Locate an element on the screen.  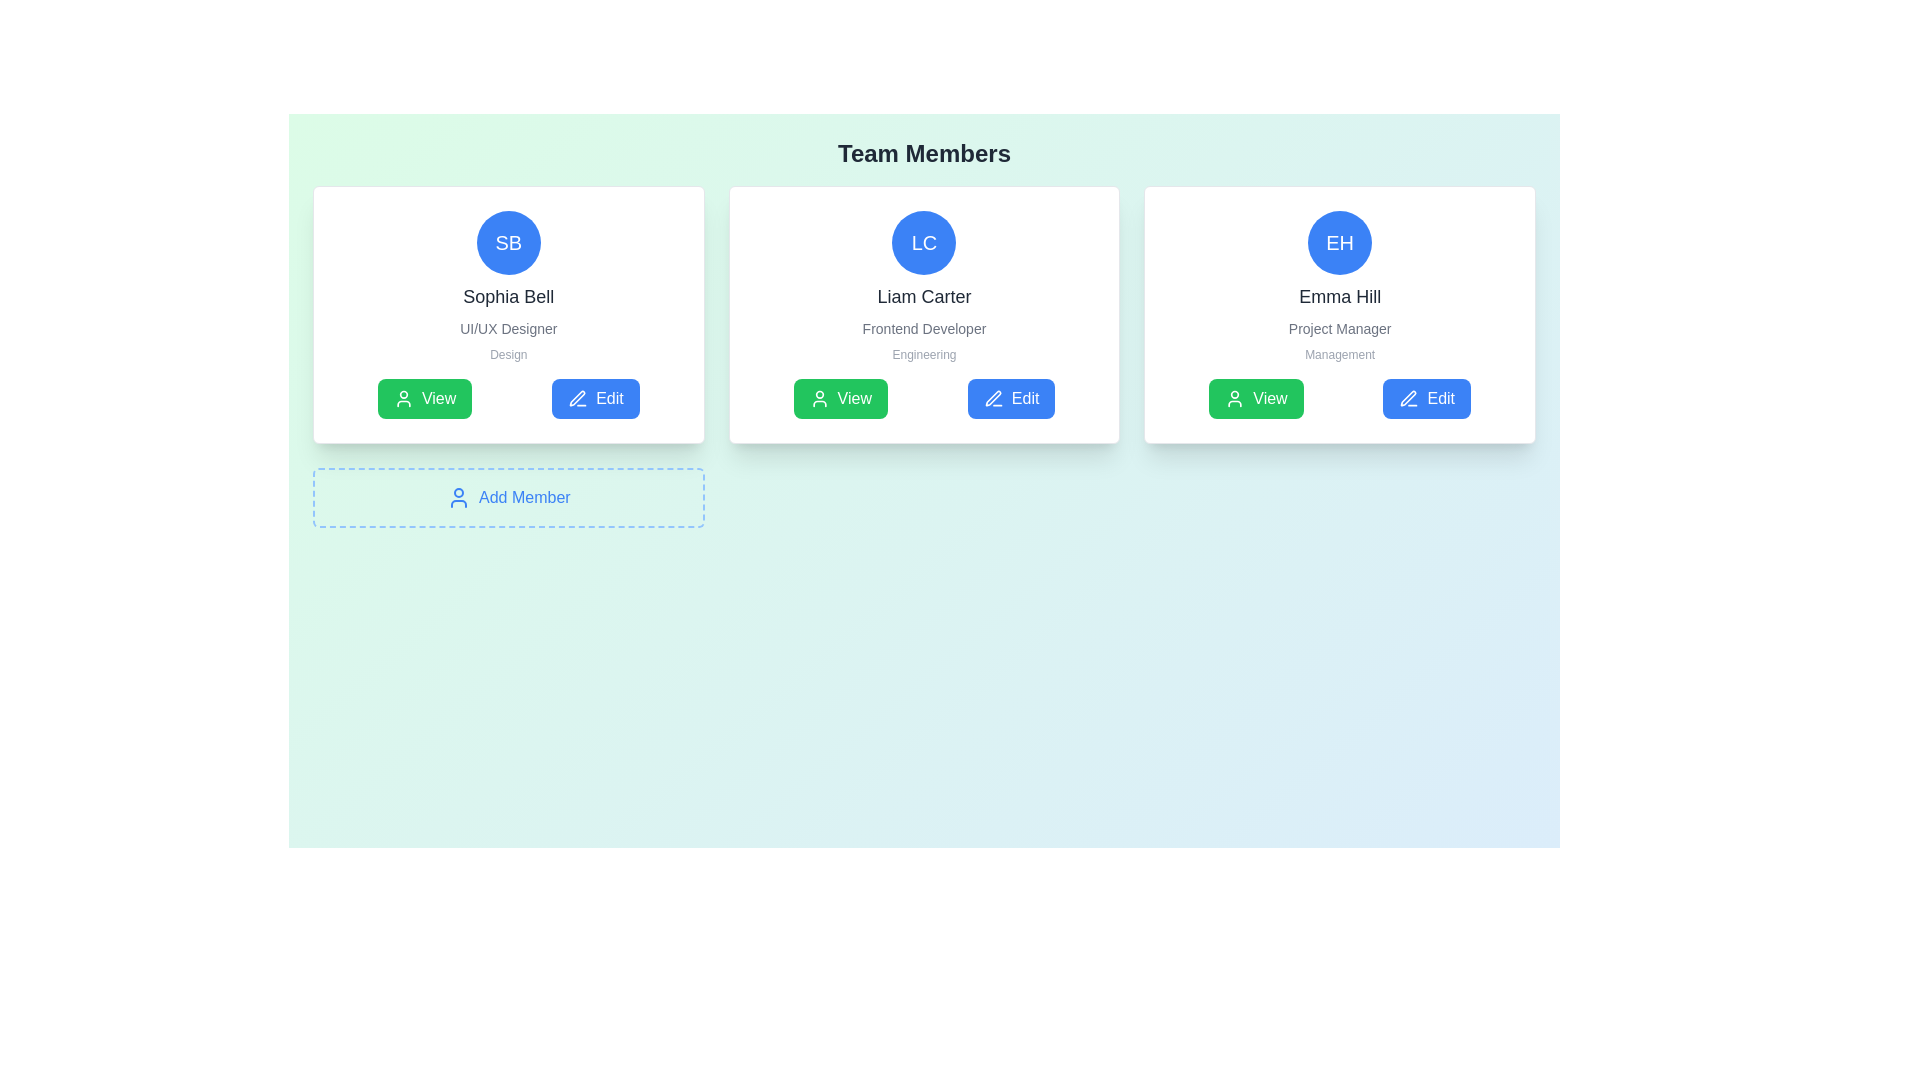
the 'Add Member' icon located near the bottom left of the interface, within the dashed rectangle labeled 'Add Member' is located at coordinates (458, 496).